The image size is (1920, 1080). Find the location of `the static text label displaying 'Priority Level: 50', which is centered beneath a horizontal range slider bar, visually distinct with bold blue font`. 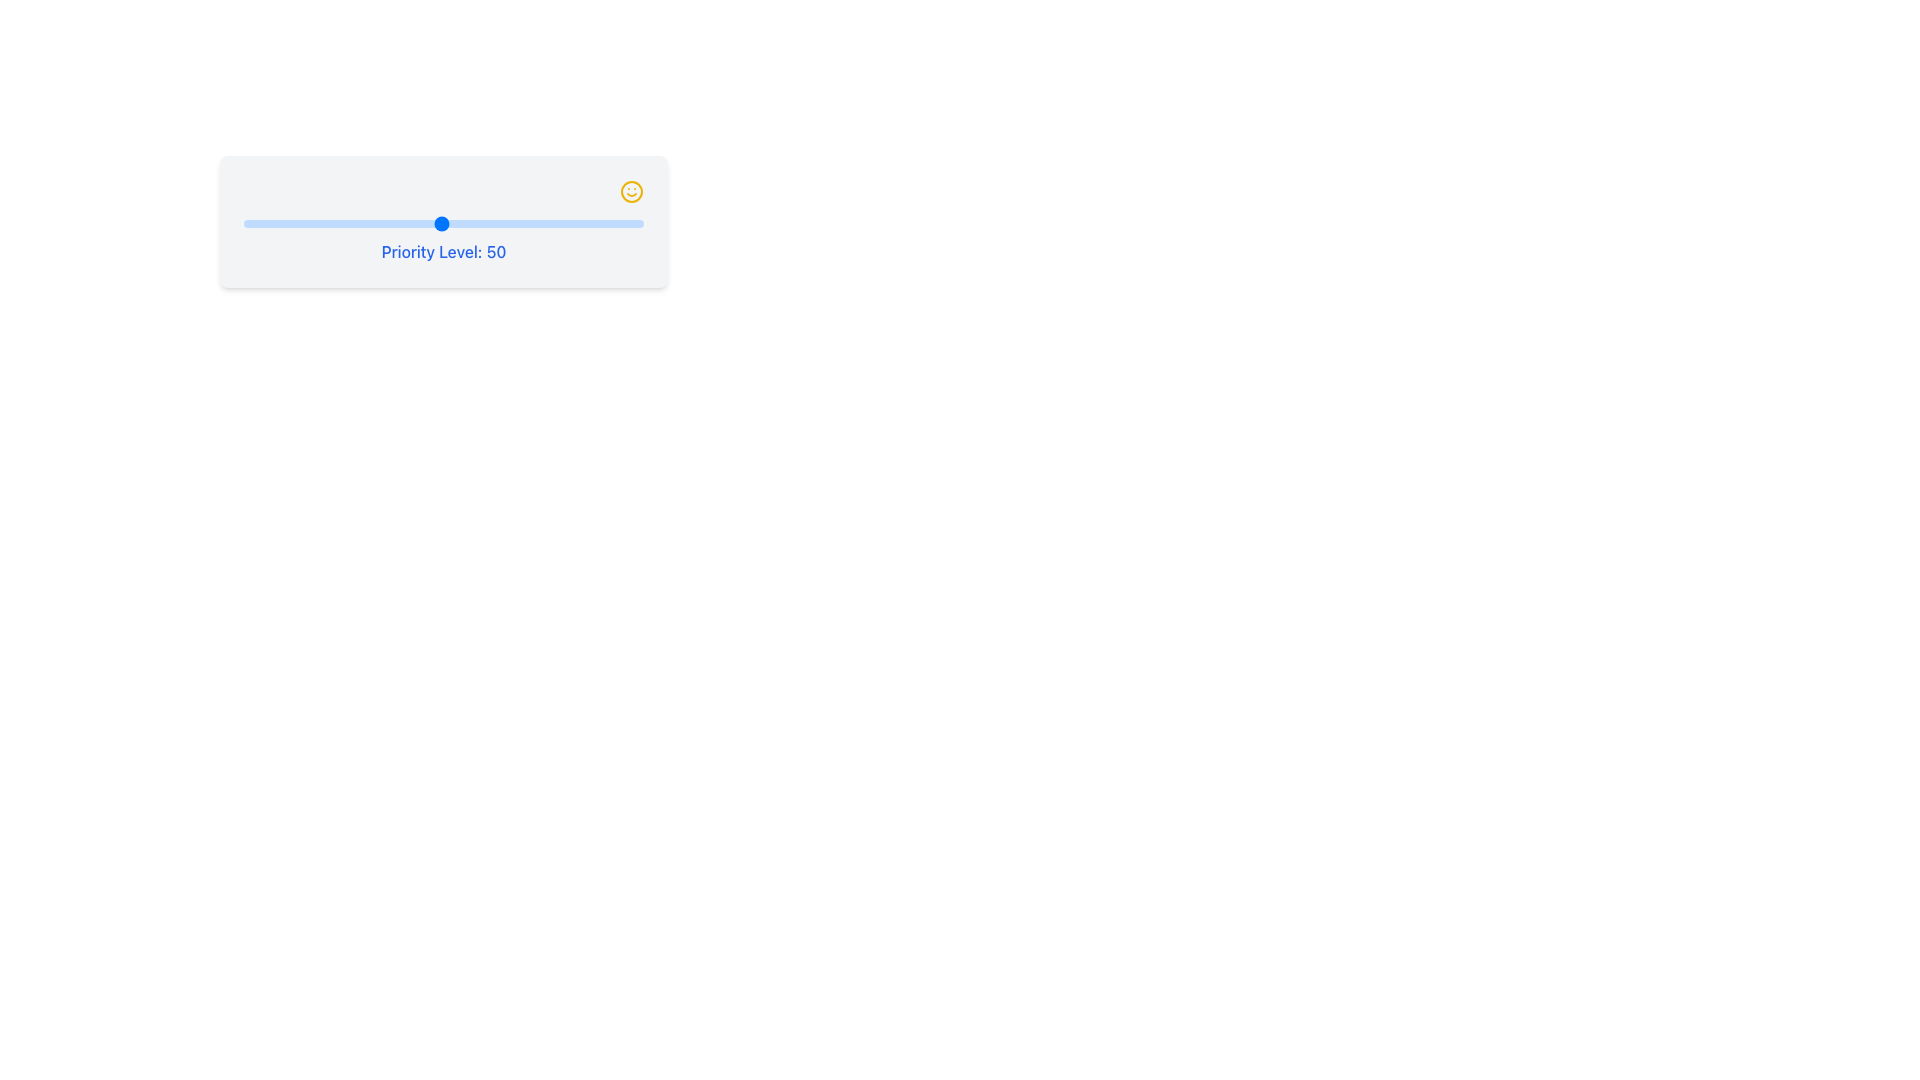

the static text label displaying 'Priority Level: 50', which is centered beneath a horizontal range slider bar, visually distinct with bold blue font is located at coordinates (443, 241).